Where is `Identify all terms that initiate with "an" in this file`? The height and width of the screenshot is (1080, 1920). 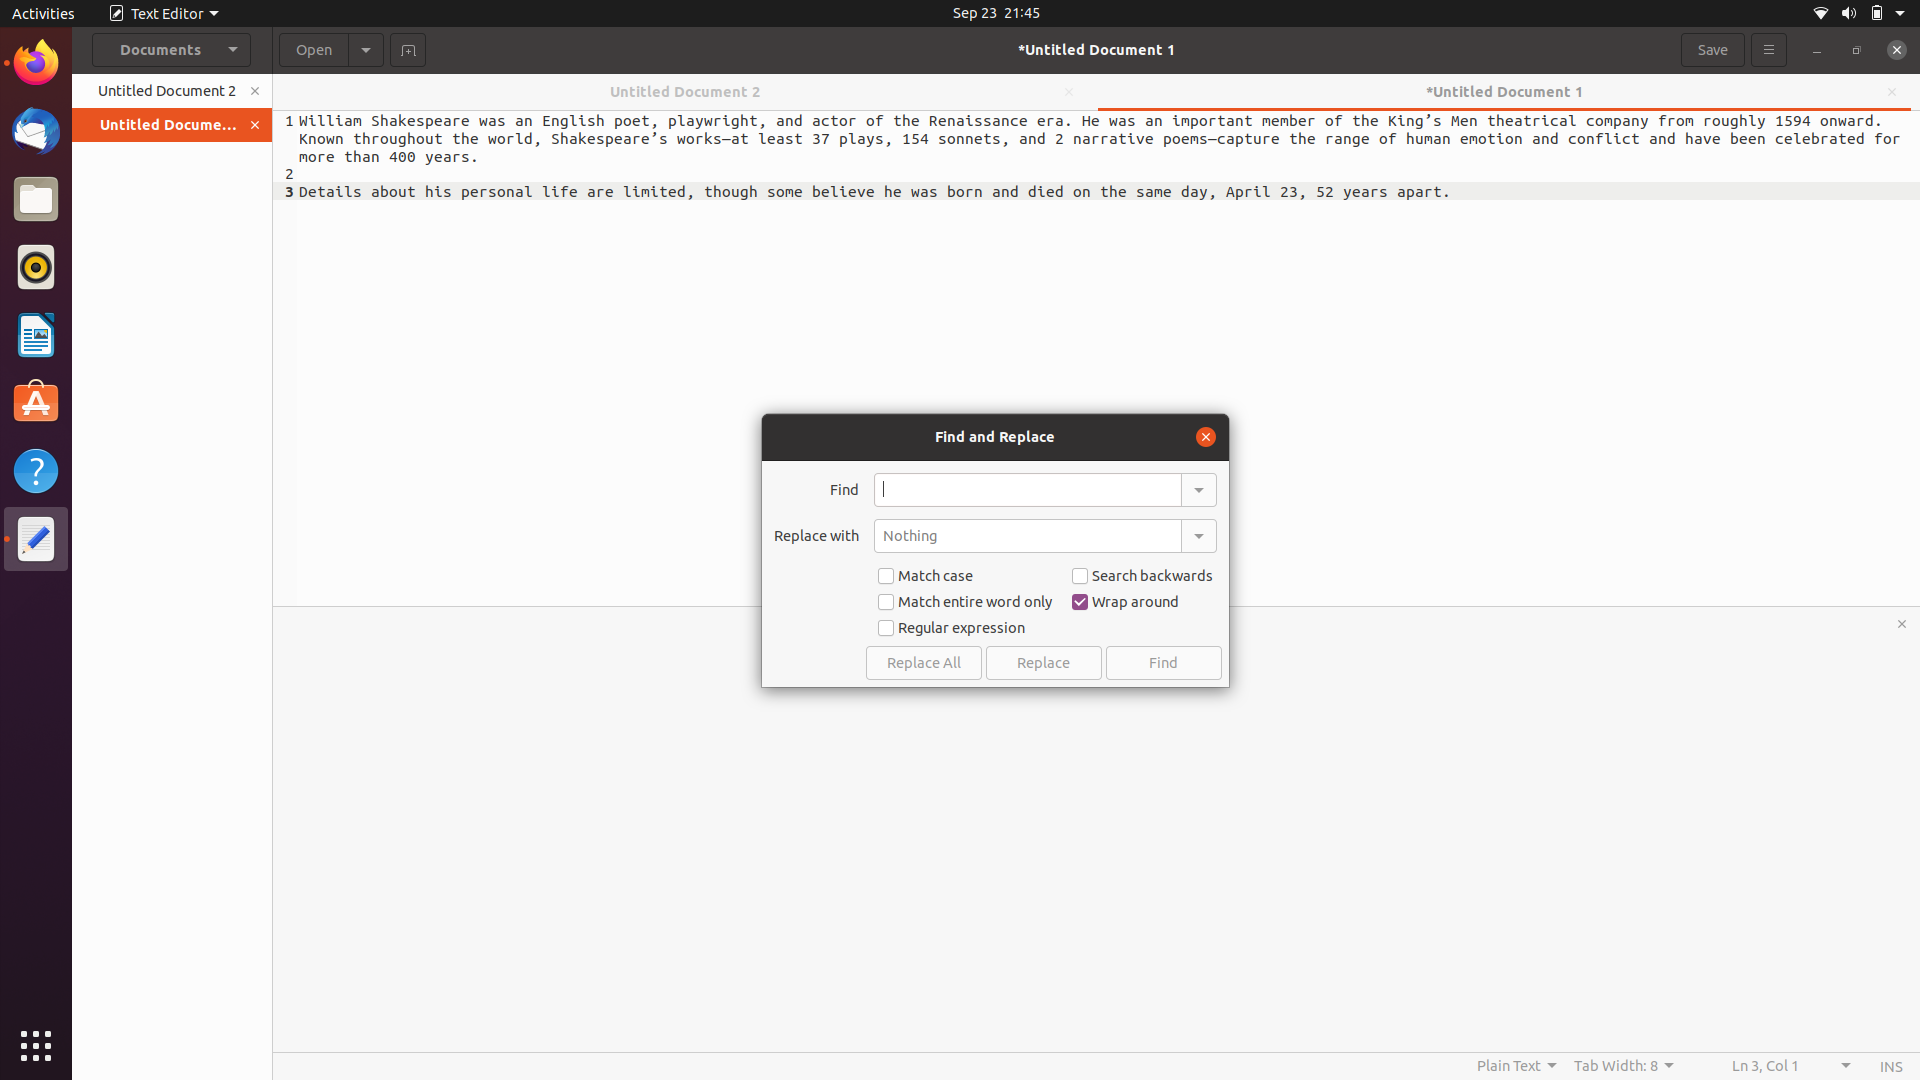
Identify all terms that initiate with "an" in this file is located at coordinates (1027, 489).